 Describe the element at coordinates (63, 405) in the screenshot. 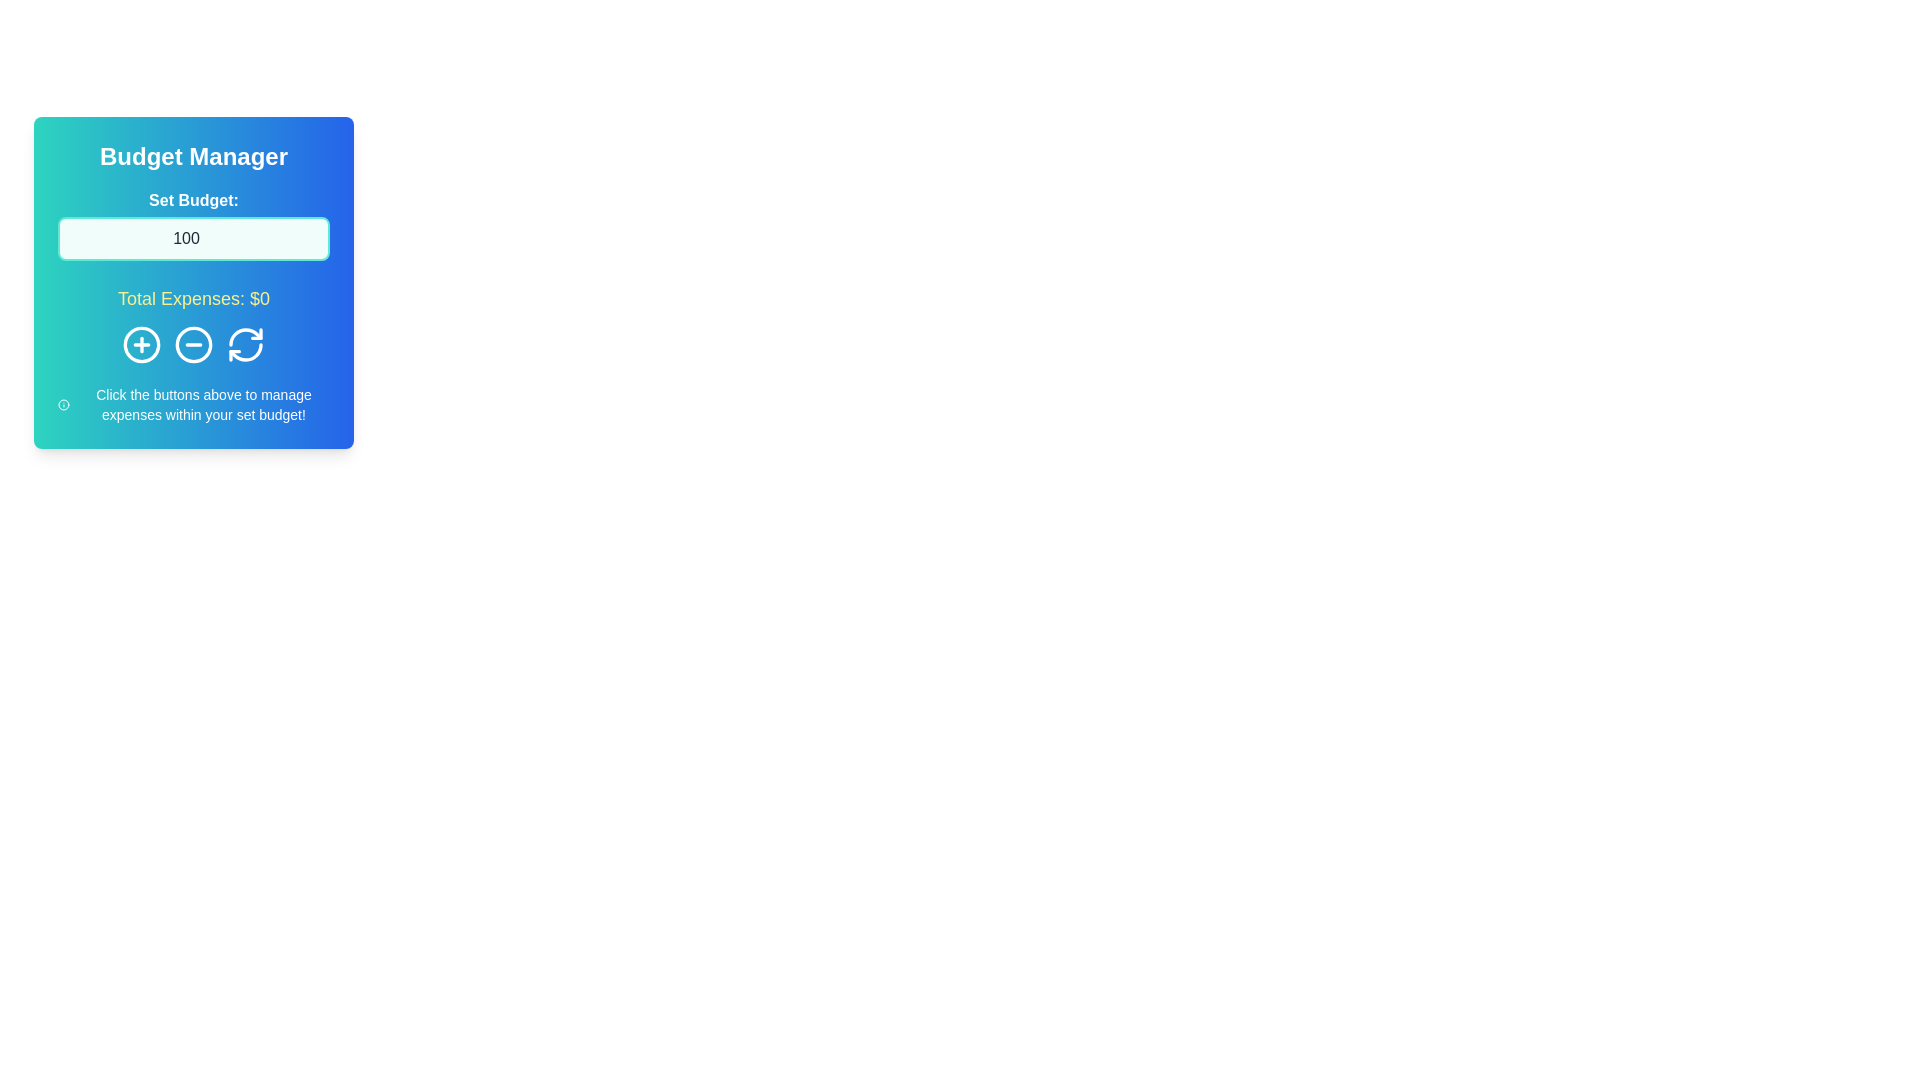

I see `the circular 'i' icon styled in white, which is positioned at the leftmost side of the text that guides users on managing expenses` at that location.